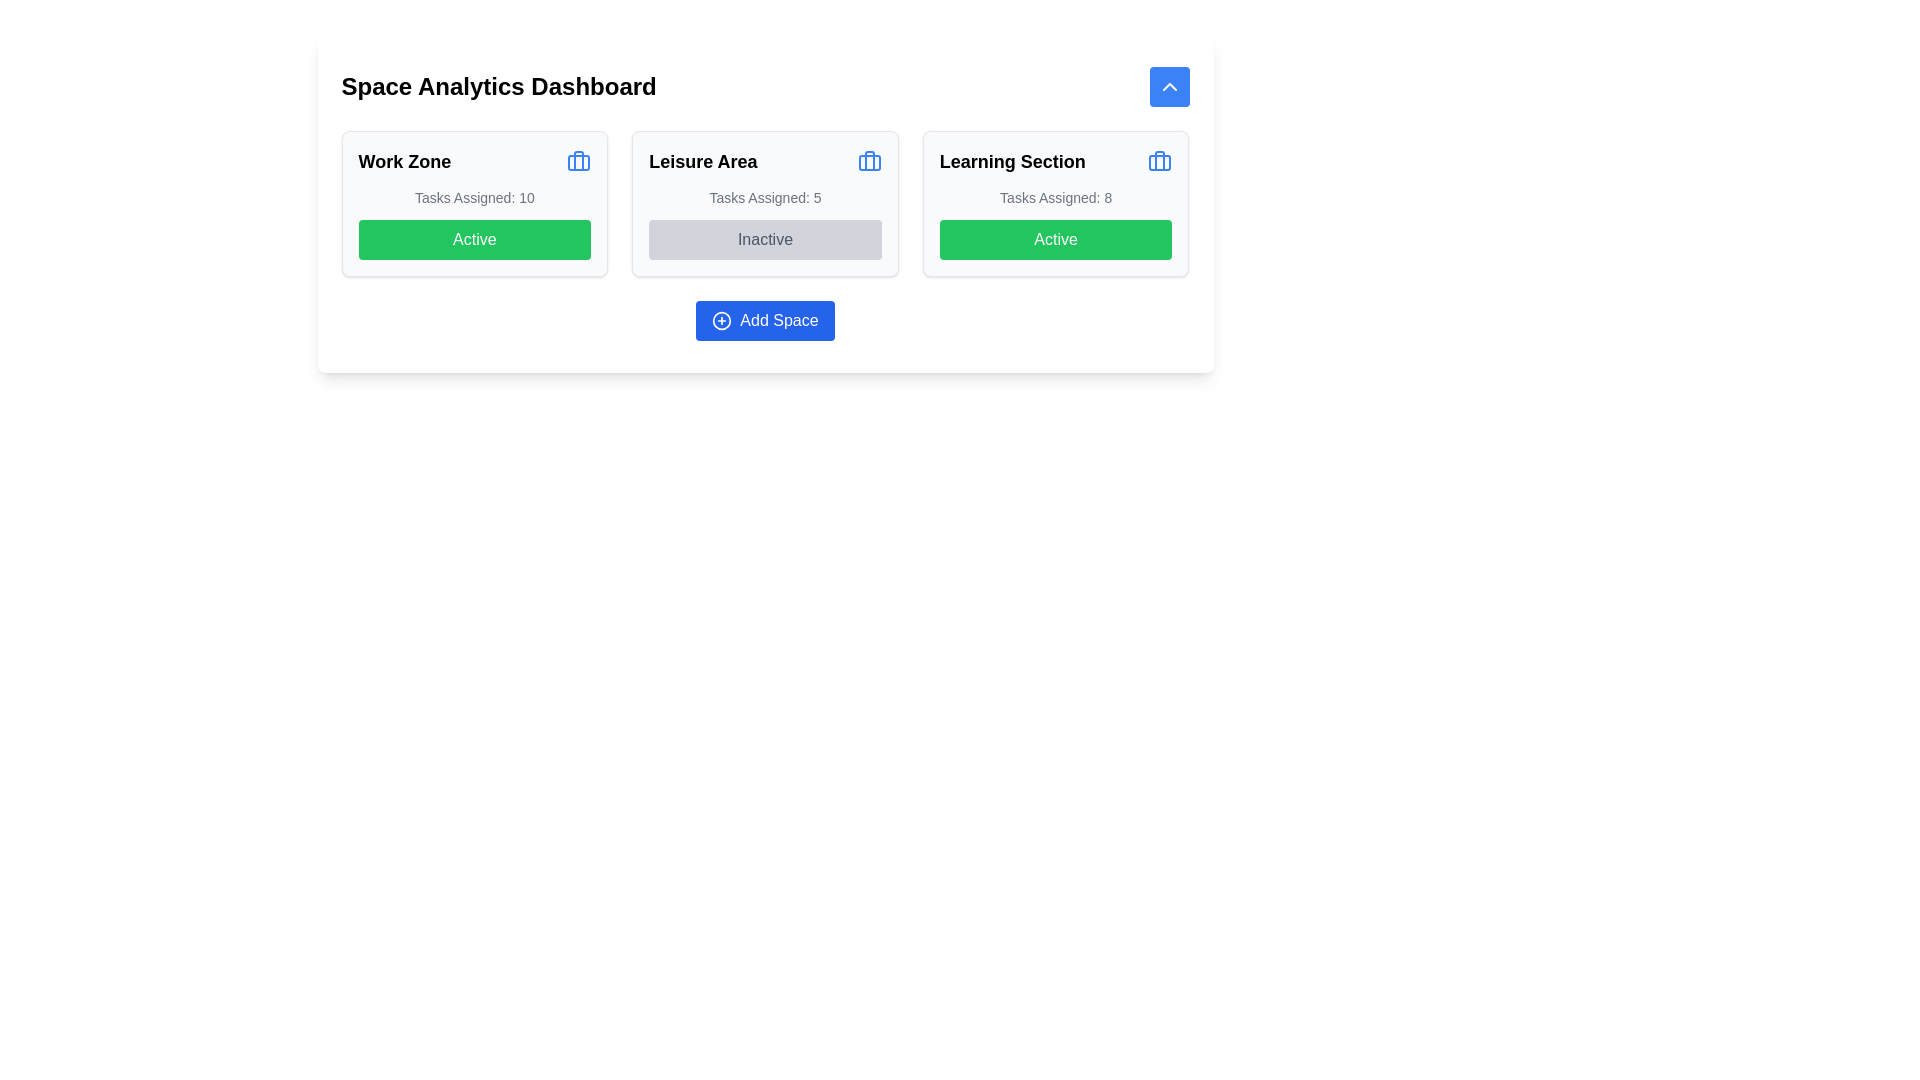  Describe the element at coordinates (1055, 161) in the screenshot. I see `the 'Learning Section' label text with an associated icon, which serves as the title for its card and is located at the top of the card, above the 'Tasks Assigned: 8' text and the 'Active' button` at that location.